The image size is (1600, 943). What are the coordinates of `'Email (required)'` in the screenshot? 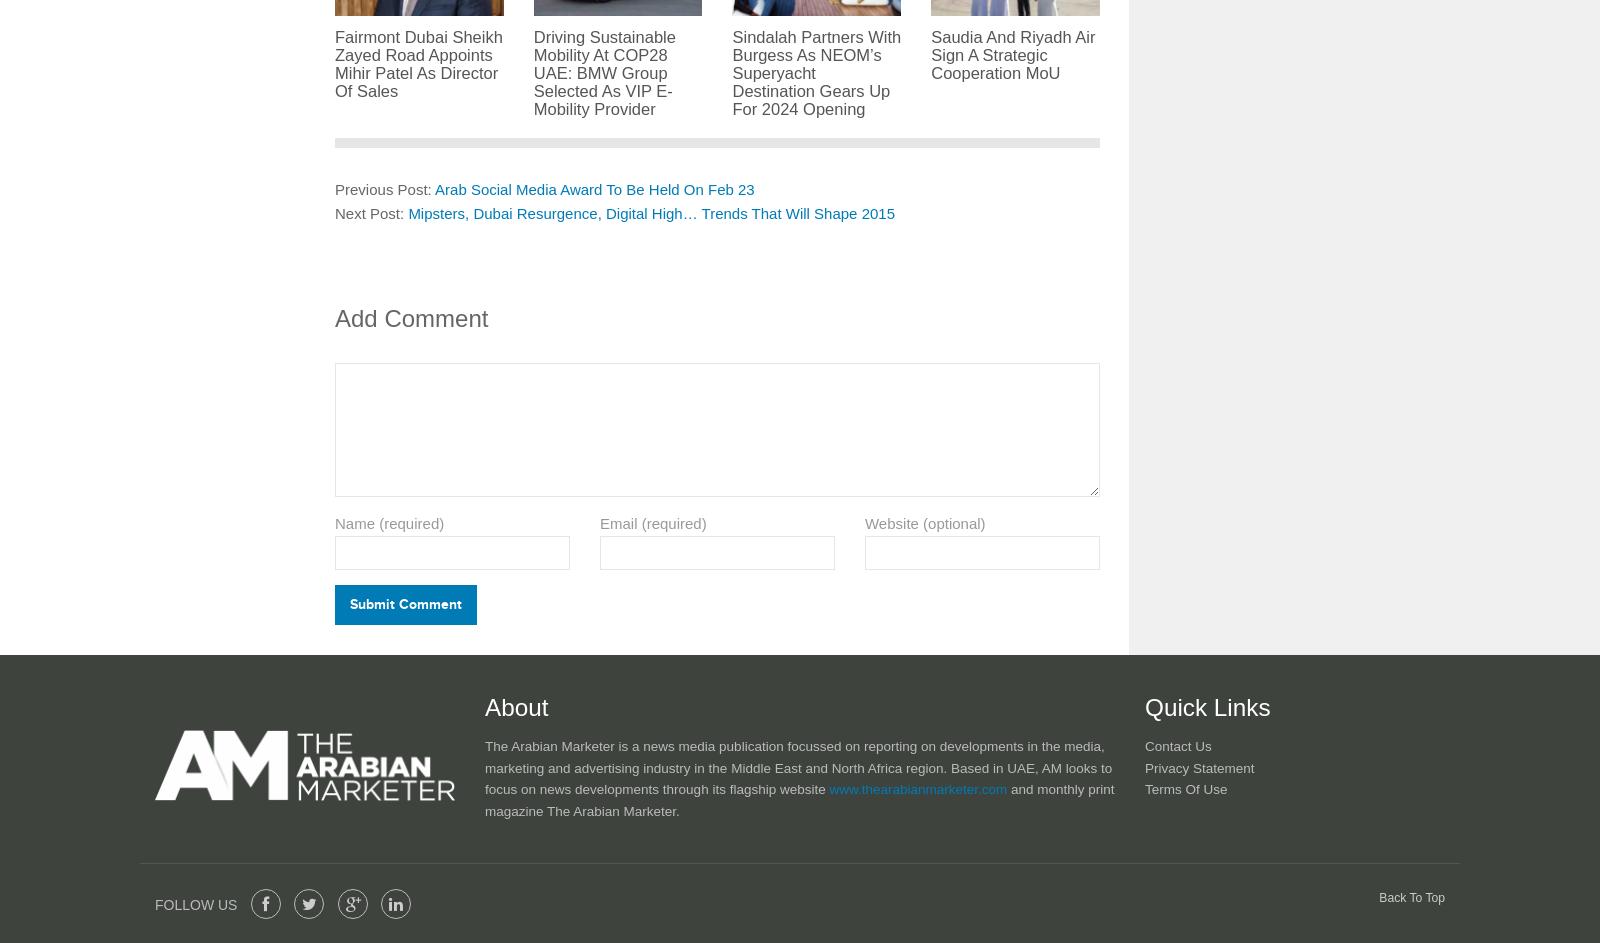 It's located at (652, 521).